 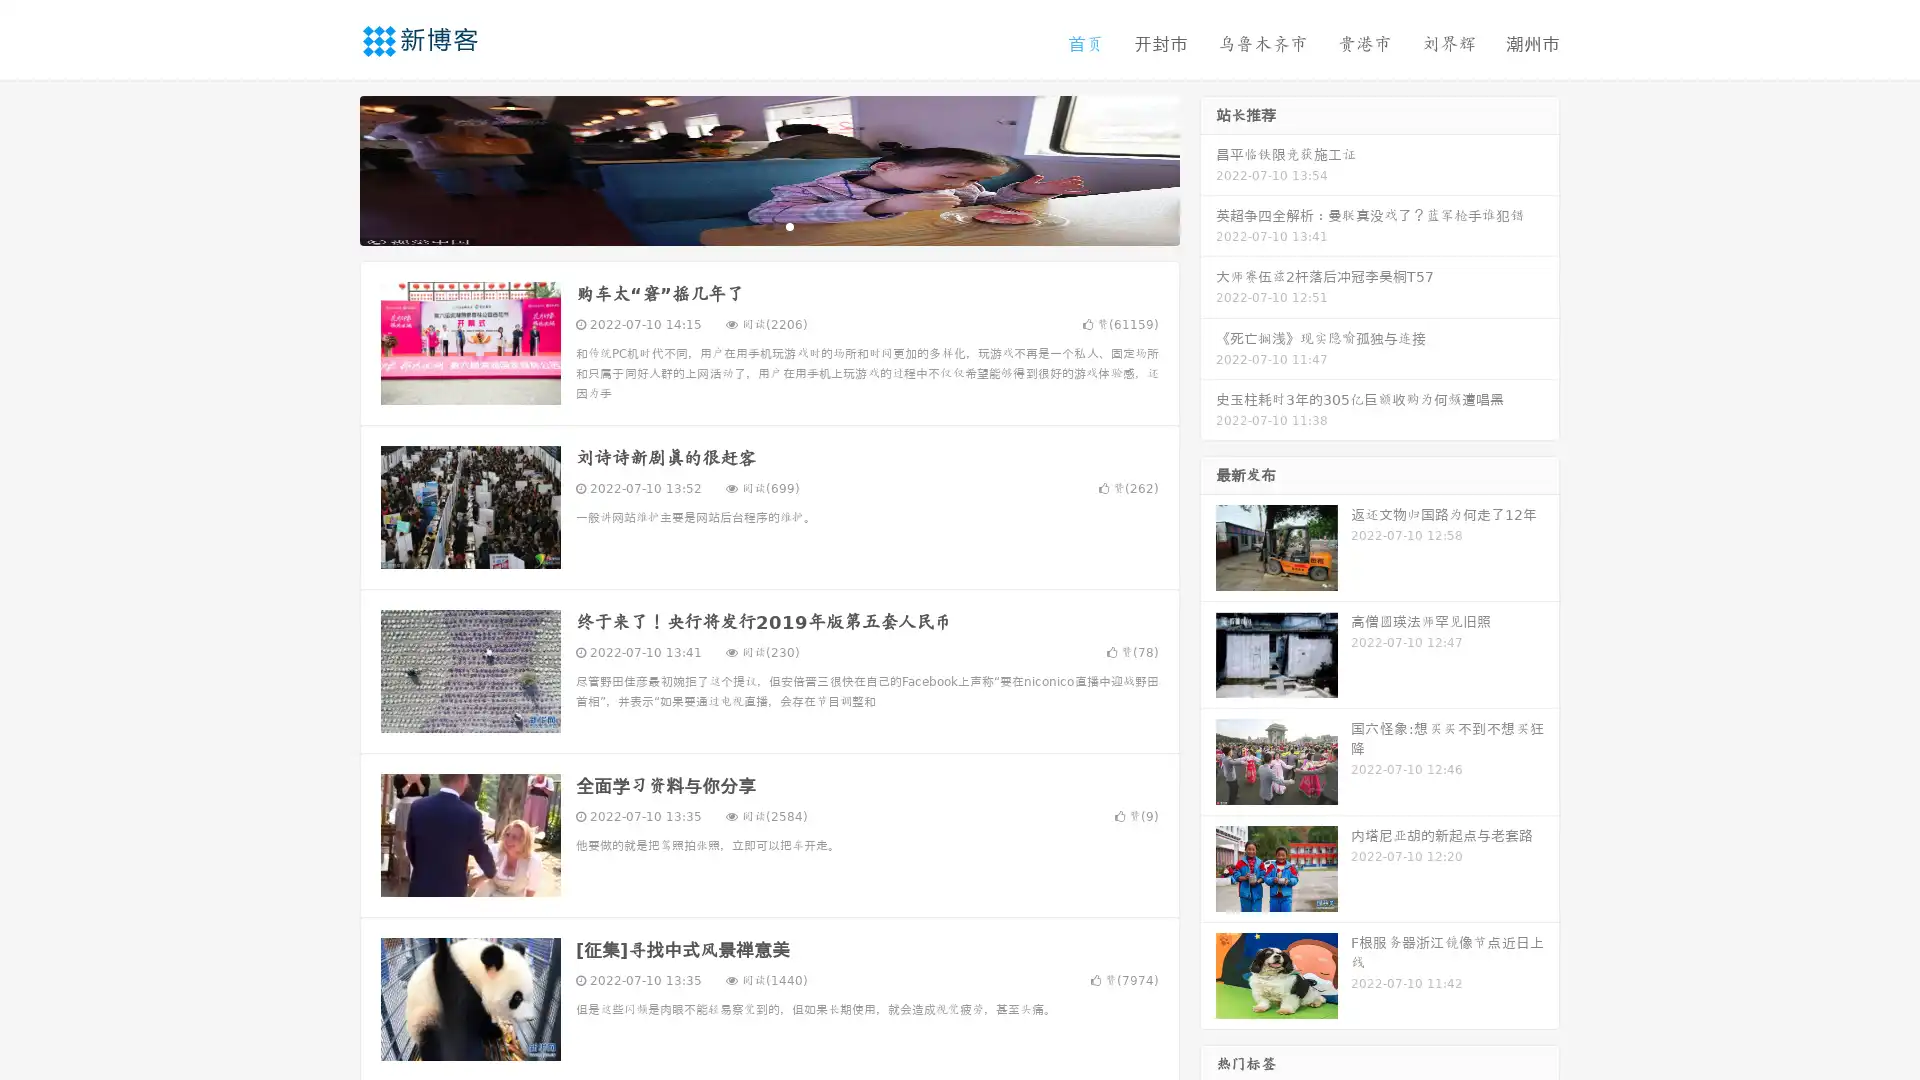 I want to click on Next slide, so click(x=1208, y=168).